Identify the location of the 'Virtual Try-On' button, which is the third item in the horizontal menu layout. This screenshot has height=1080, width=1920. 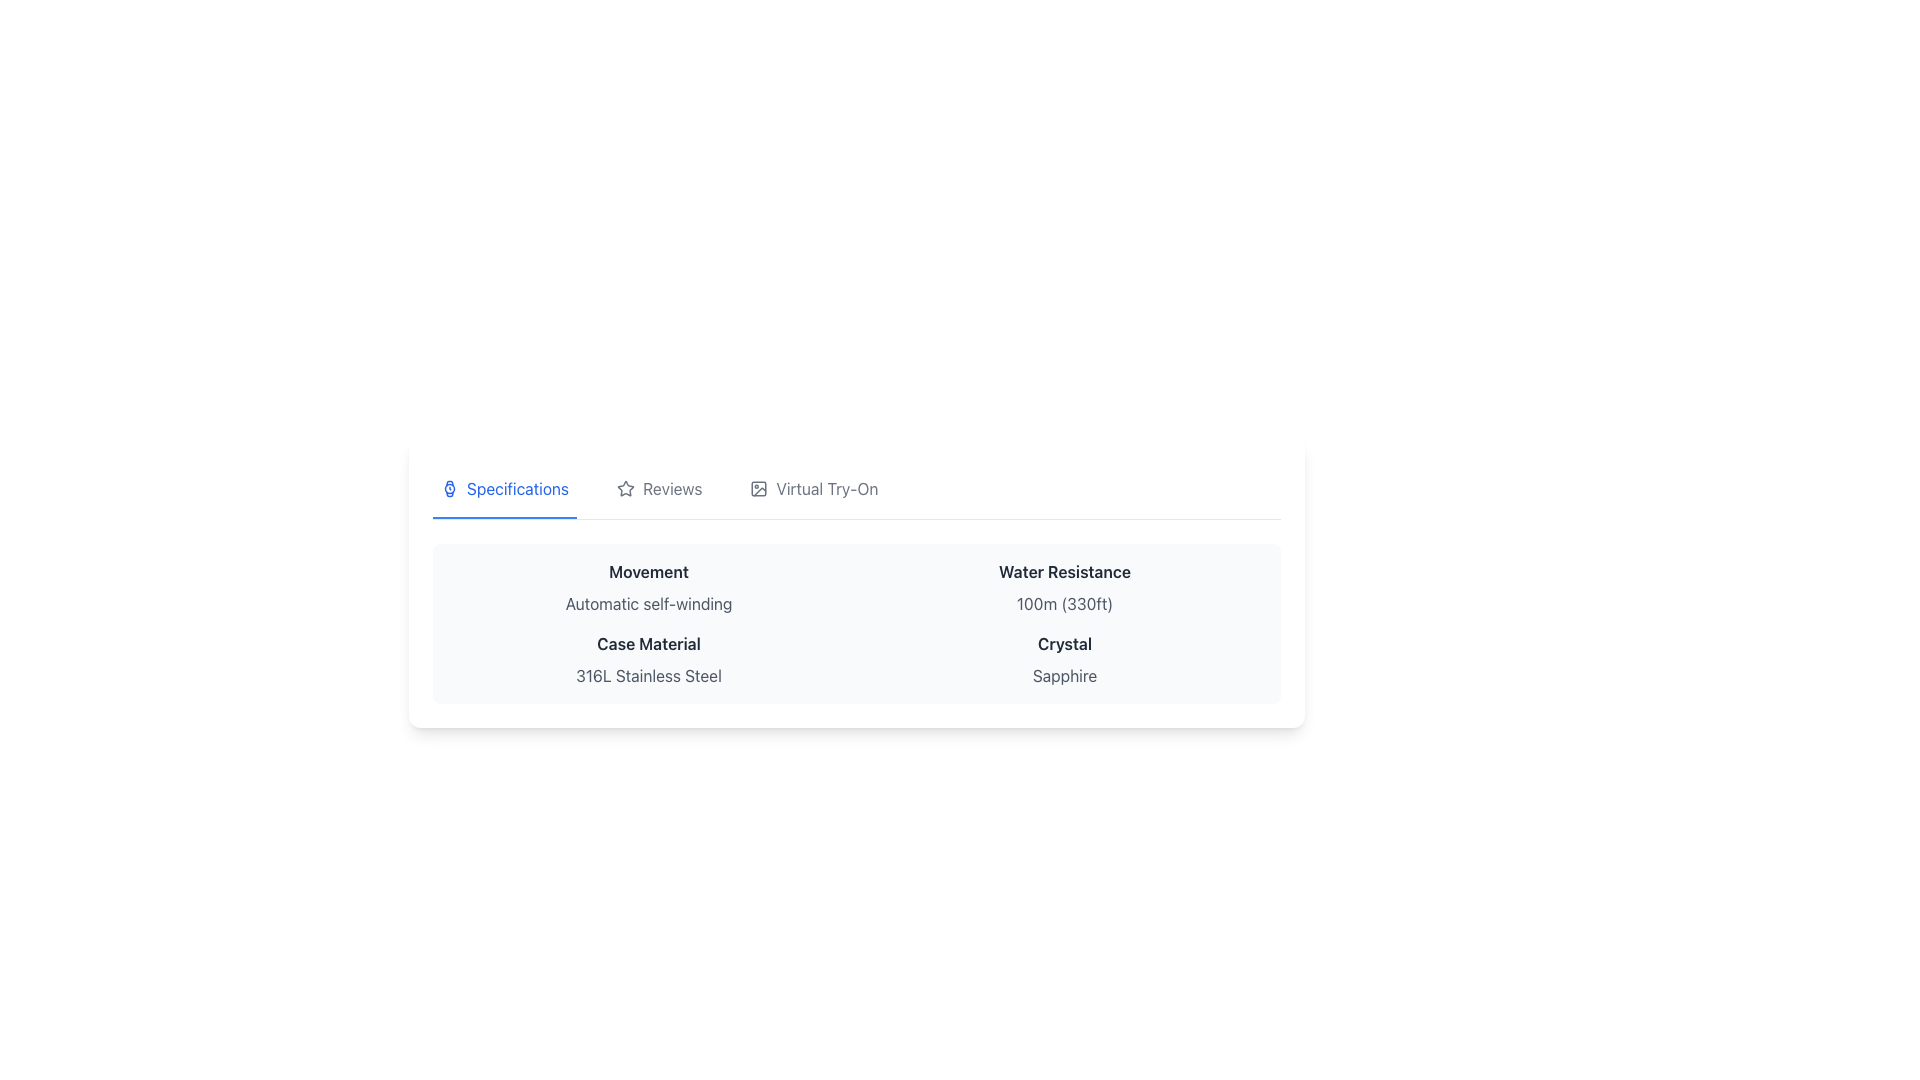
(814, 489).